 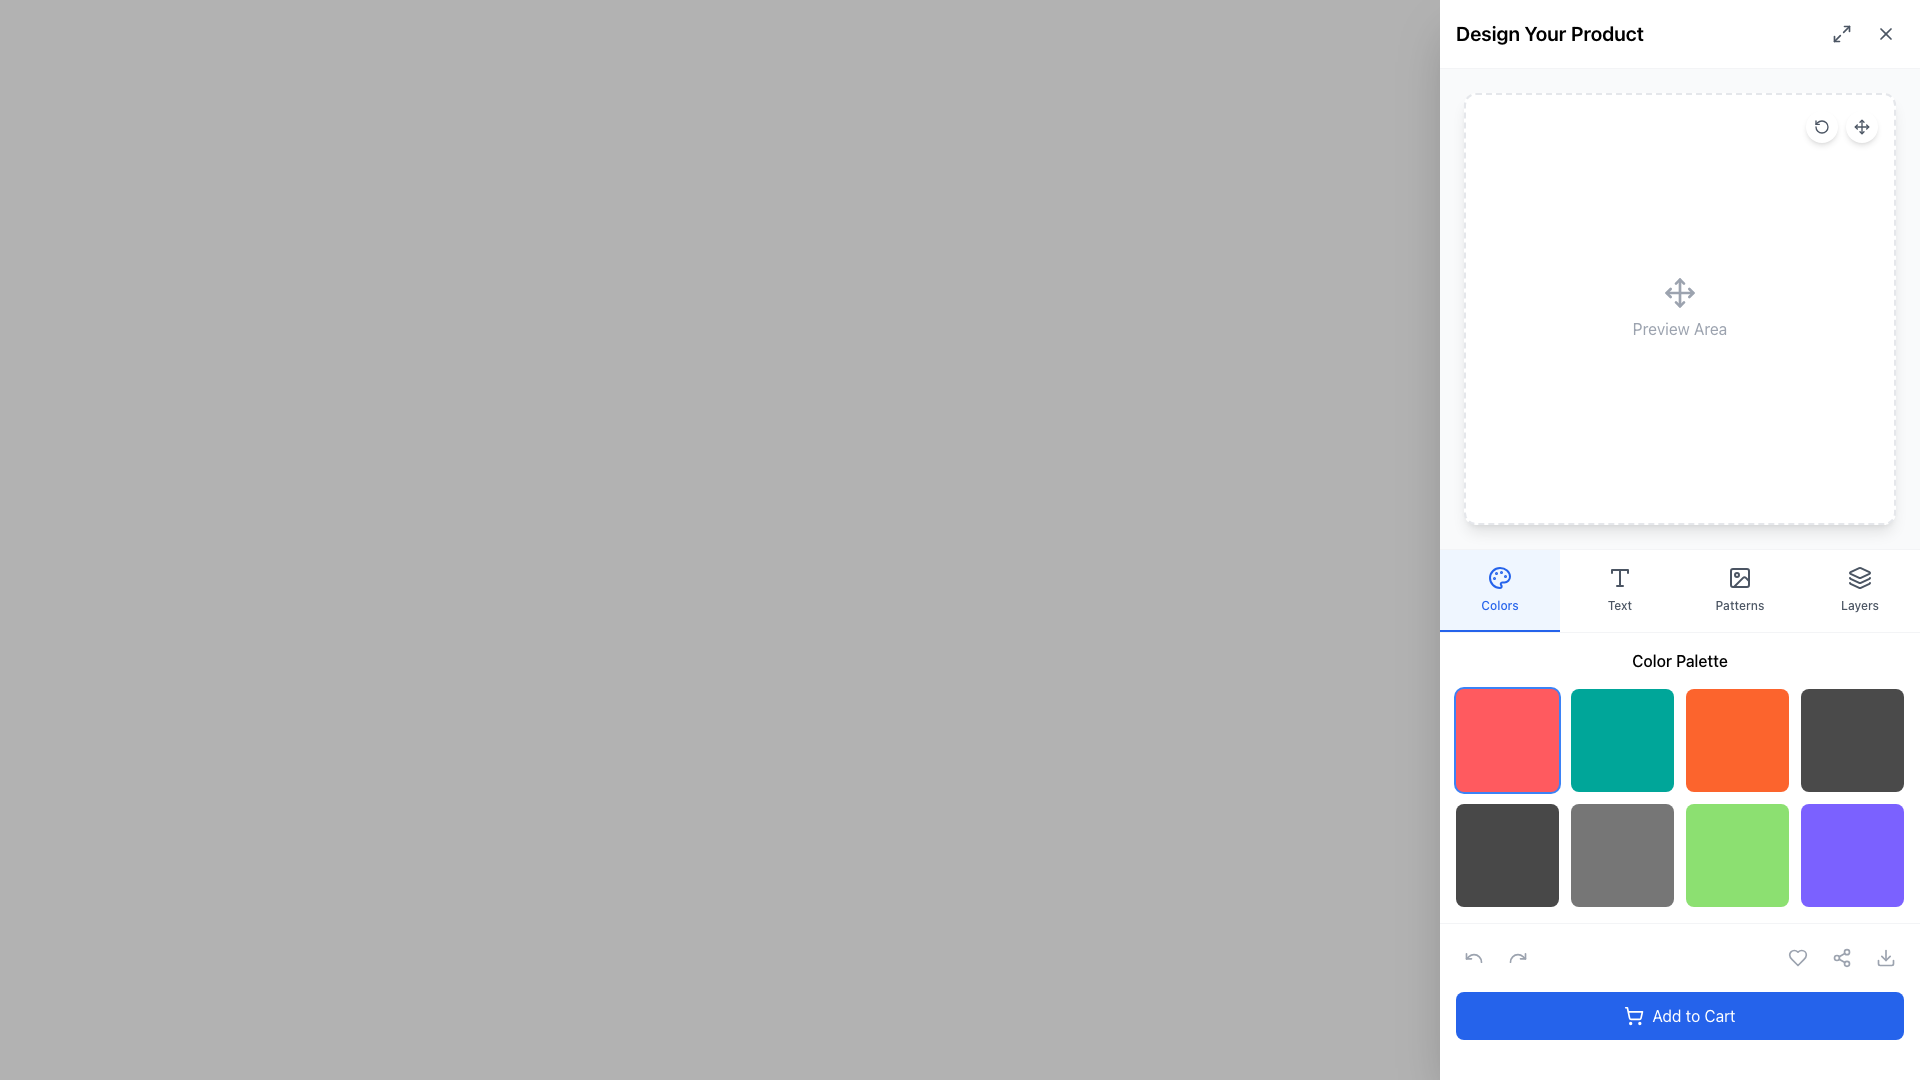 What do you see at coordinates (1859, 604) in the screenshot?
I see `the 'Layers' text label, which is styled in small gray font and located at the bottom of a vertical button group on the right side of the interface` at bounding box center [1859, 604].